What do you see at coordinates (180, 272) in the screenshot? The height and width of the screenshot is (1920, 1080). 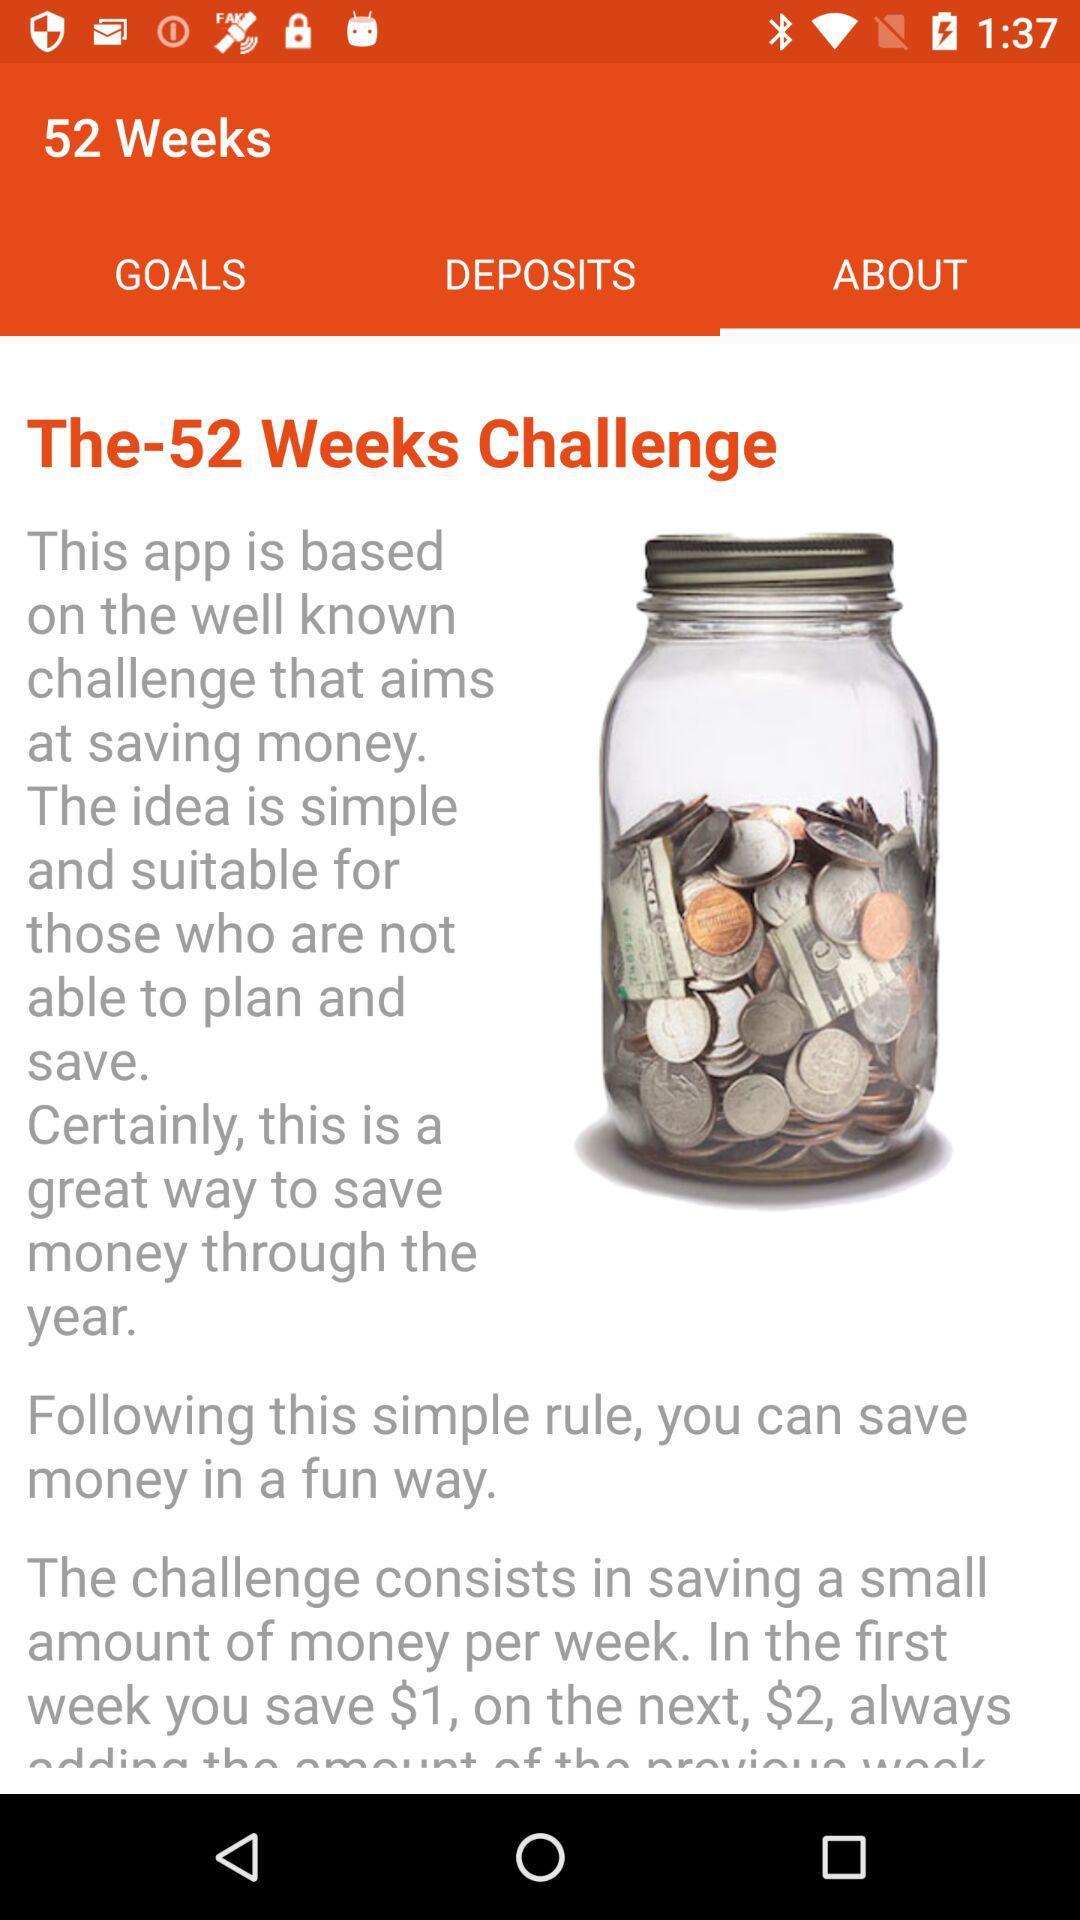 I see `the goals item` at bounding box center [180, 272].